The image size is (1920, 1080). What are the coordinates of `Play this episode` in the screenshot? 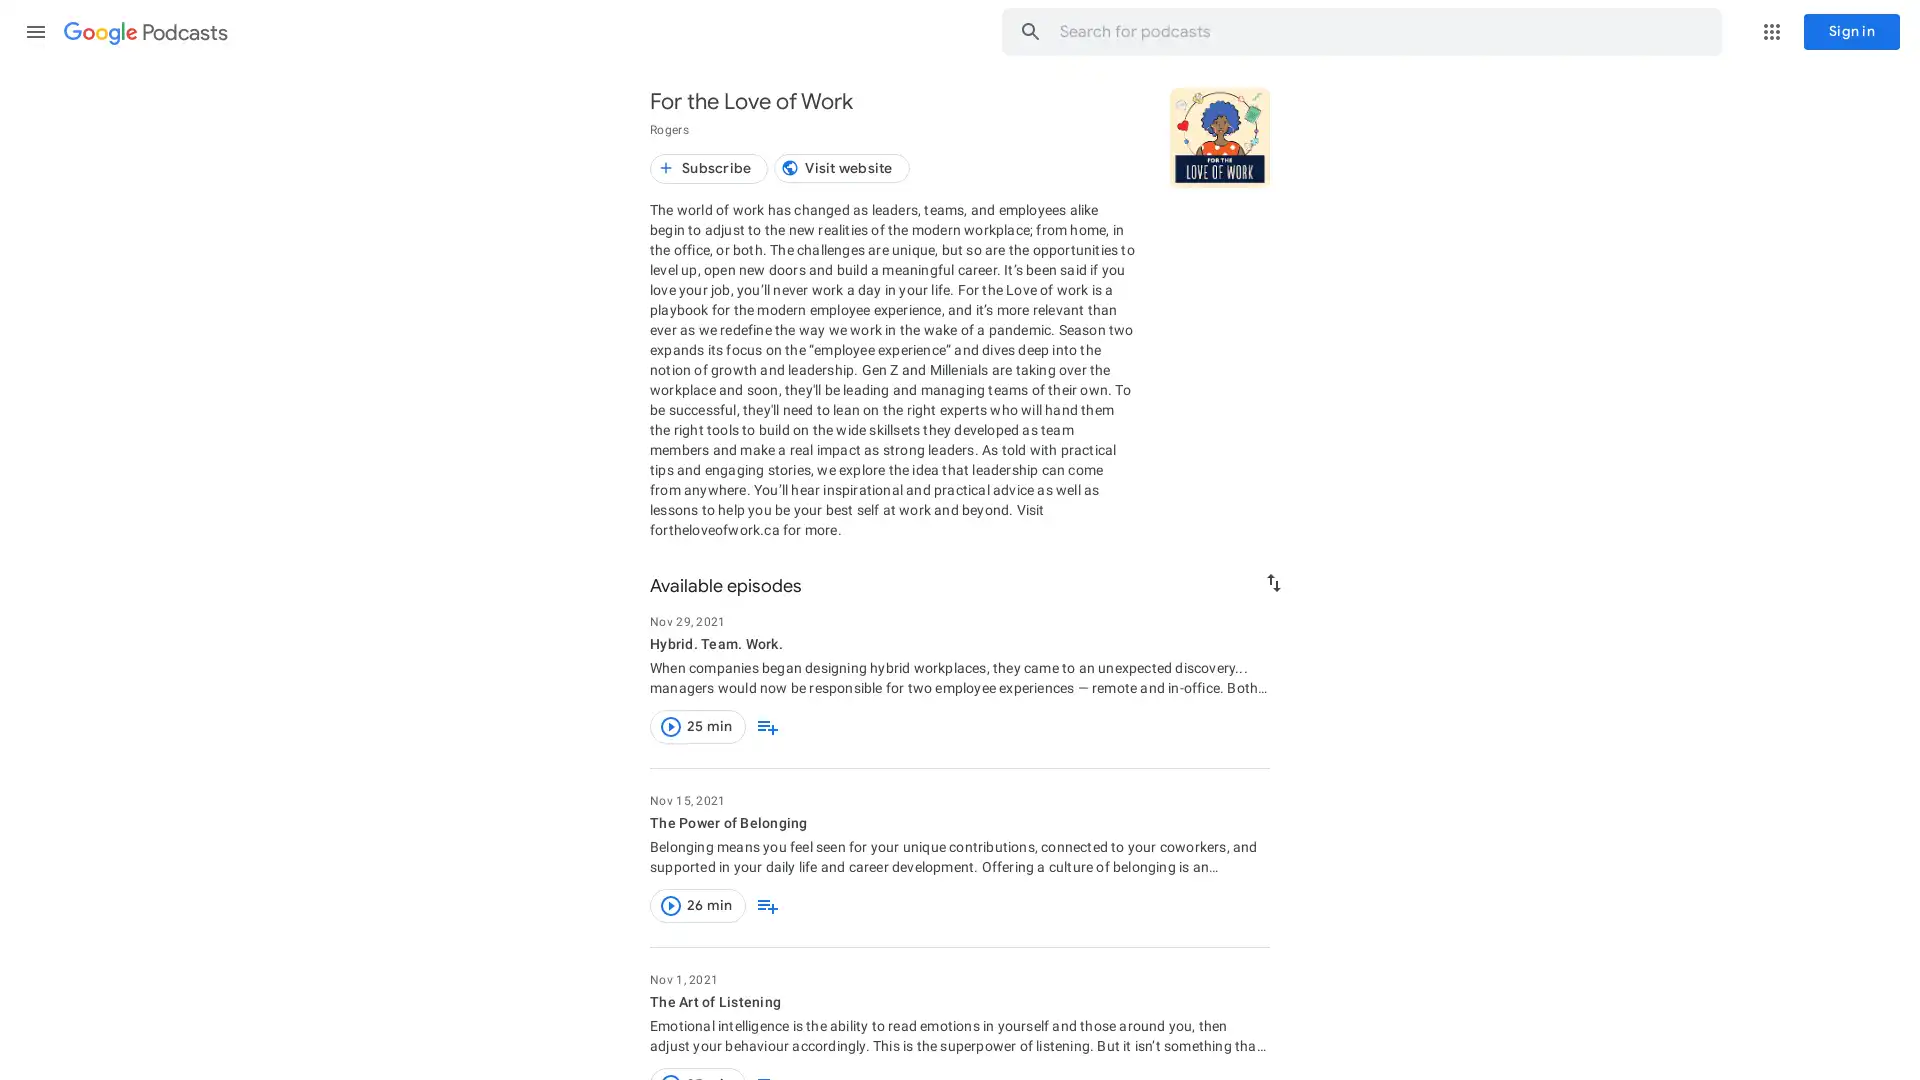 It's located at (671, 906).